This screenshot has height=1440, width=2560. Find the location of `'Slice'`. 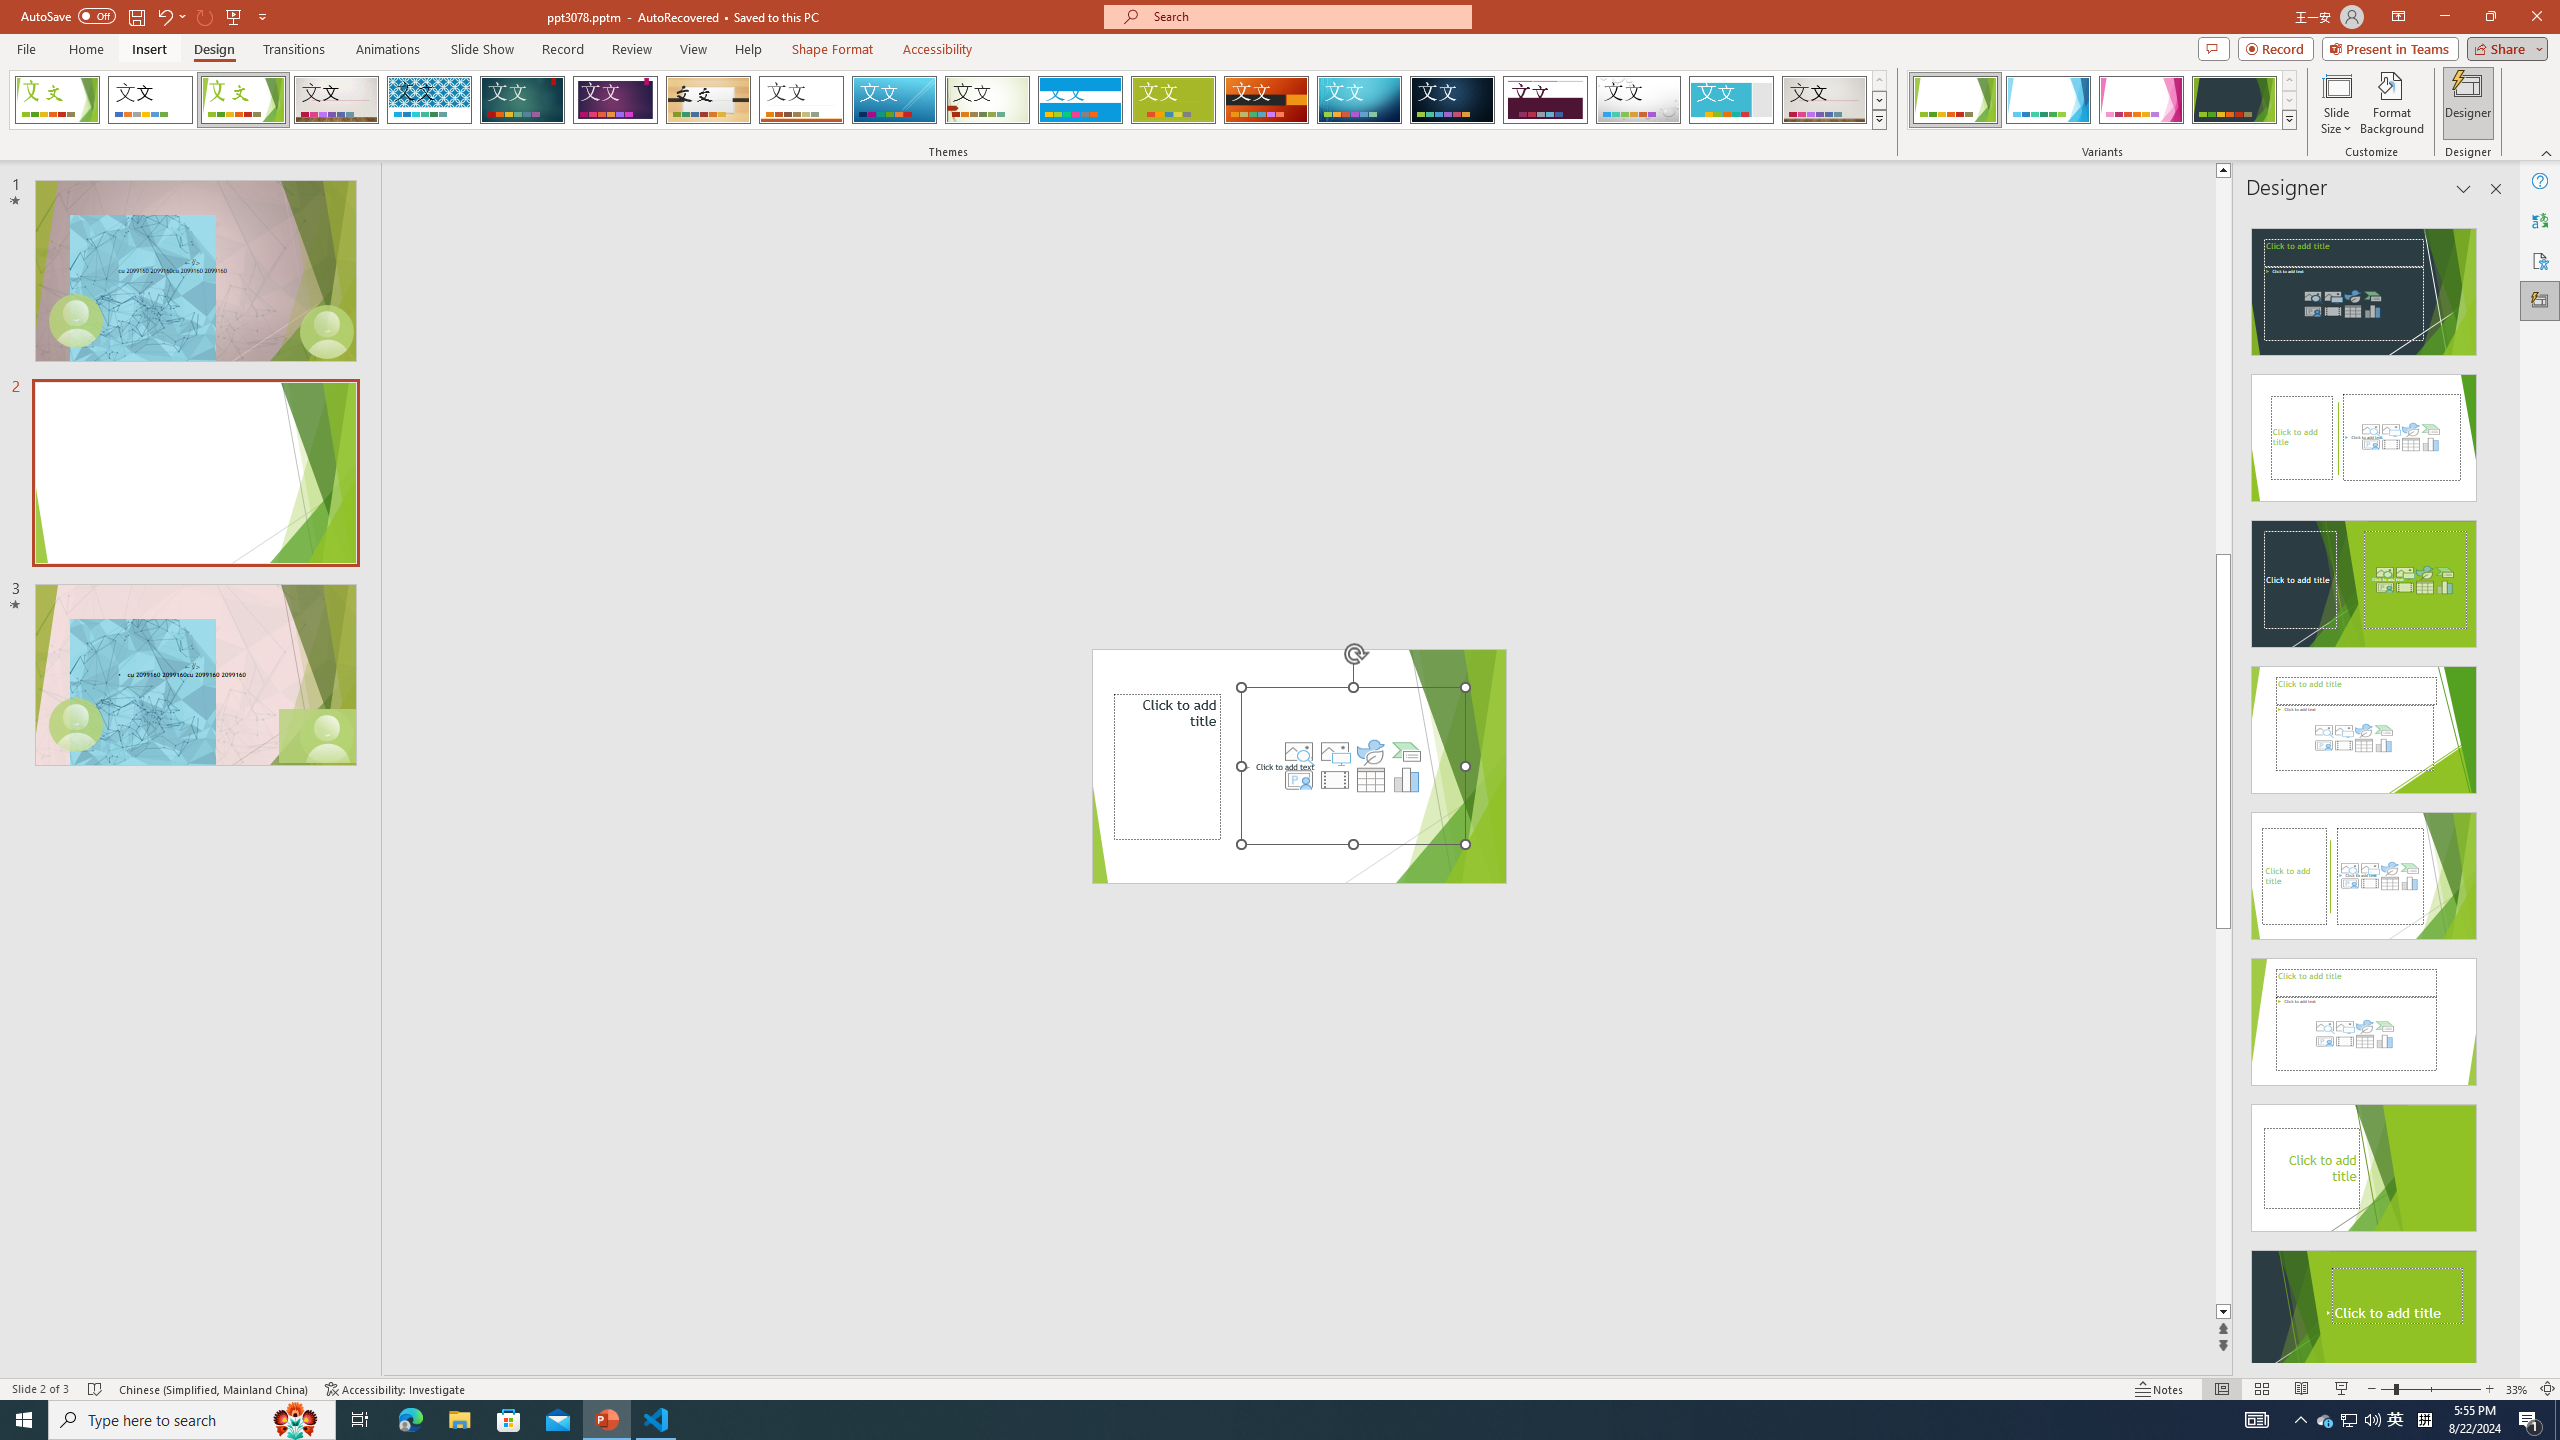

'Slice' is located at coordinates (893, 99).